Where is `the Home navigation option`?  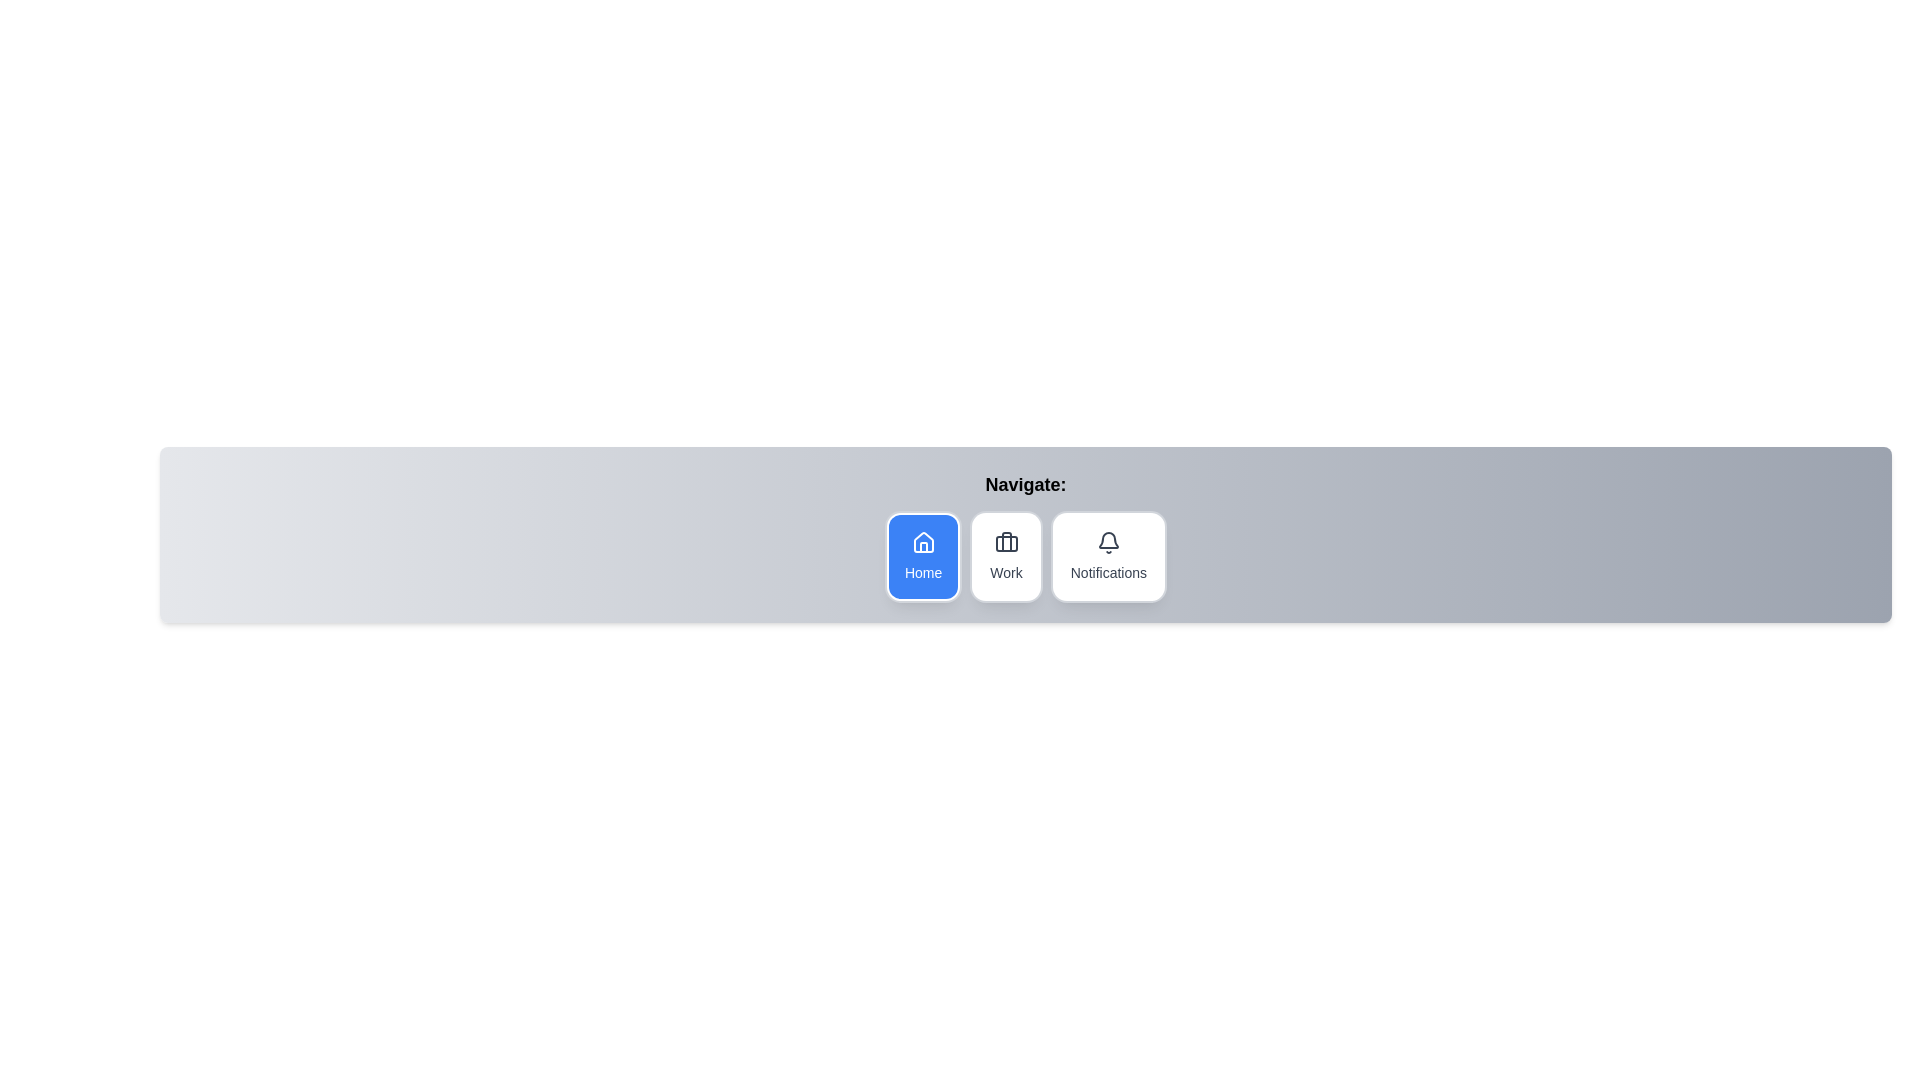
the Home navigation option is located at coordinates (921, 556).